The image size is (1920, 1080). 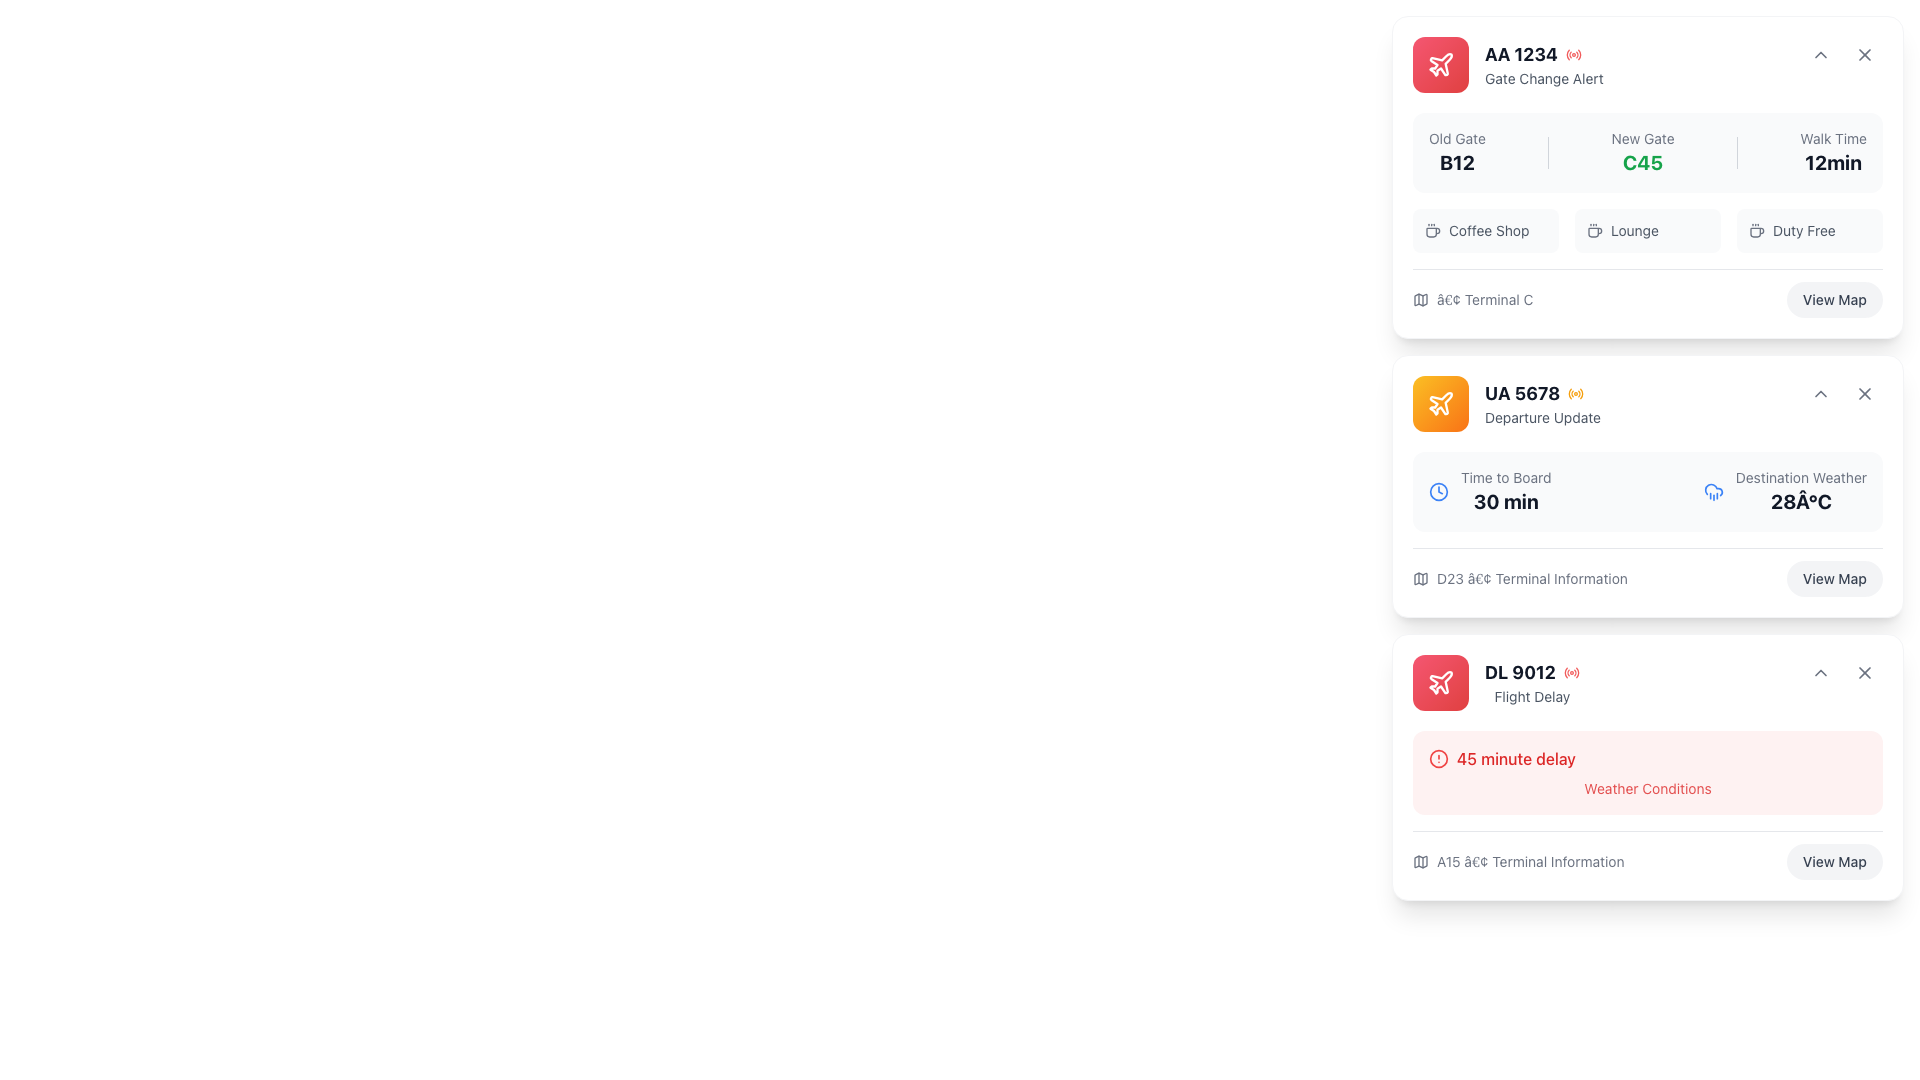 I want to click on the animation of the small circular red icon pulsating adjacent to the text 'DL 9012' within the card interface, so click(x=1570, y=672).